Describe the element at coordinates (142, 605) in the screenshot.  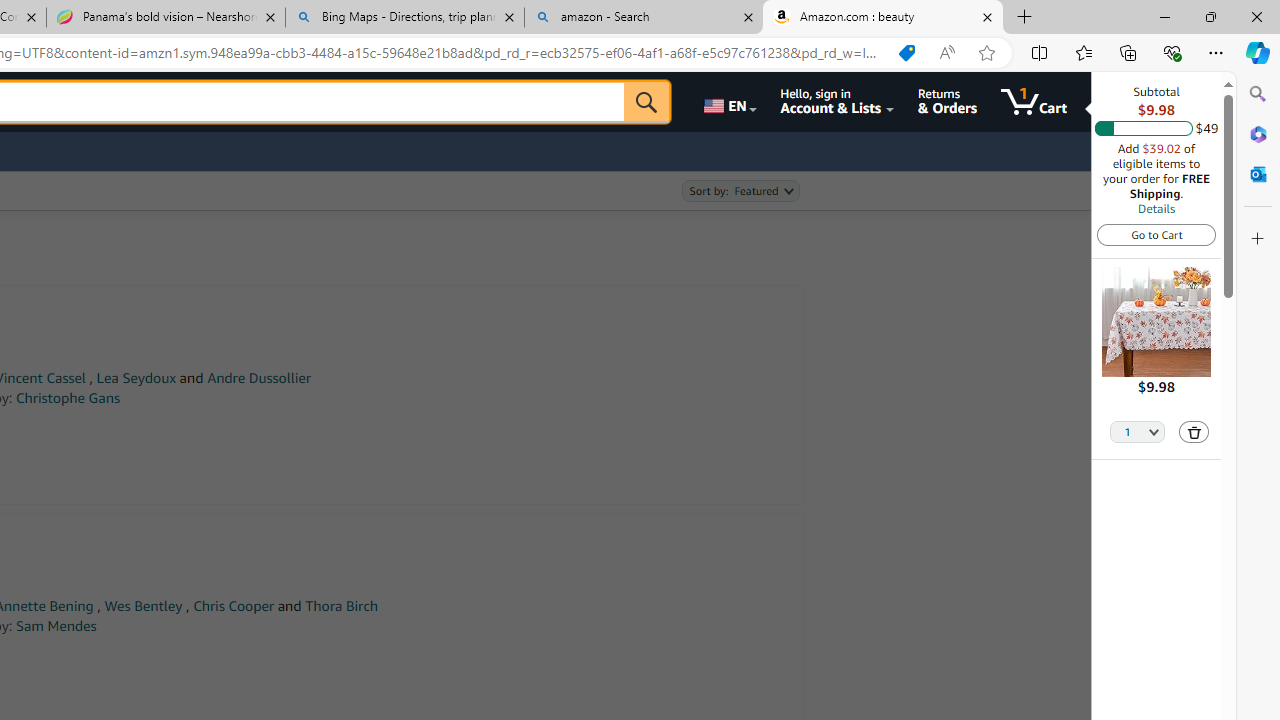
I see `'Wes Bentley'` at that location.